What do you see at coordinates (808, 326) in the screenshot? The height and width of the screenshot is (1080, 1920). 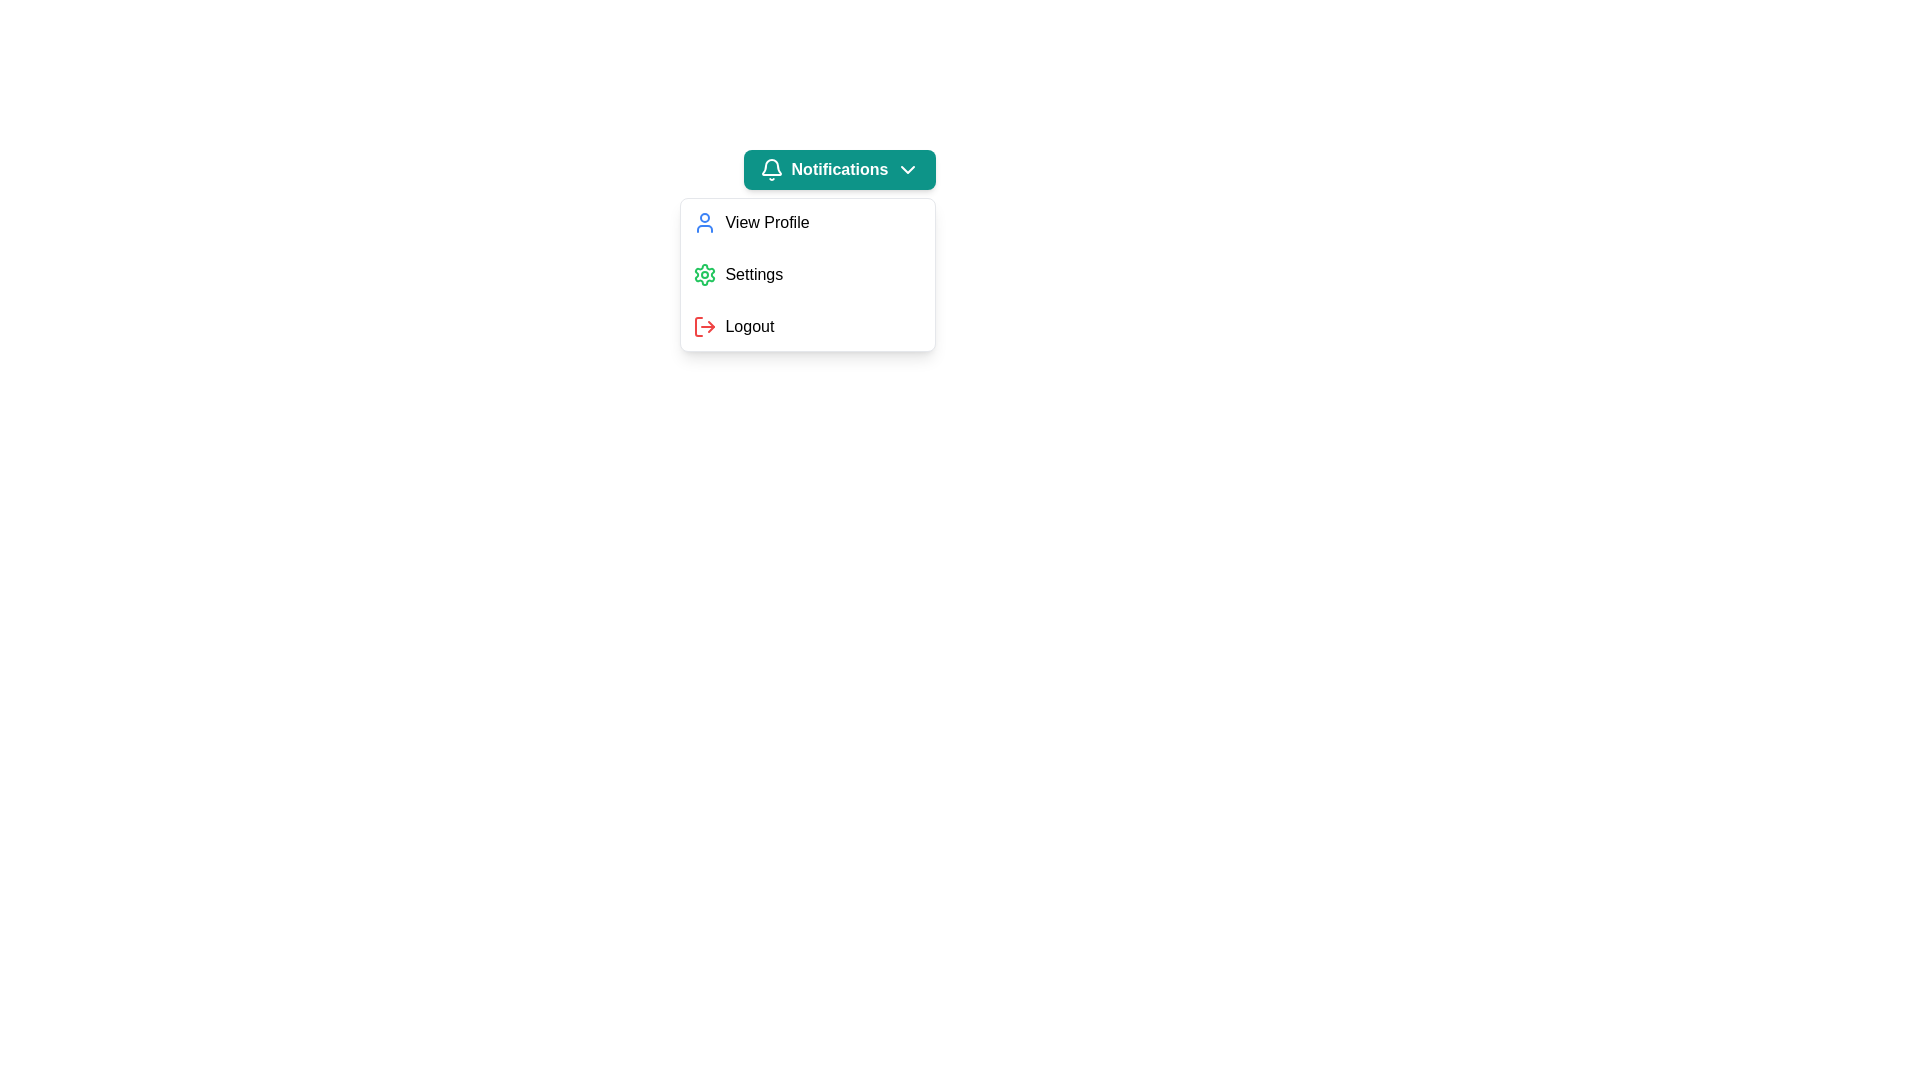 I see `the menu option Logout` at bounding box center [808, 326].